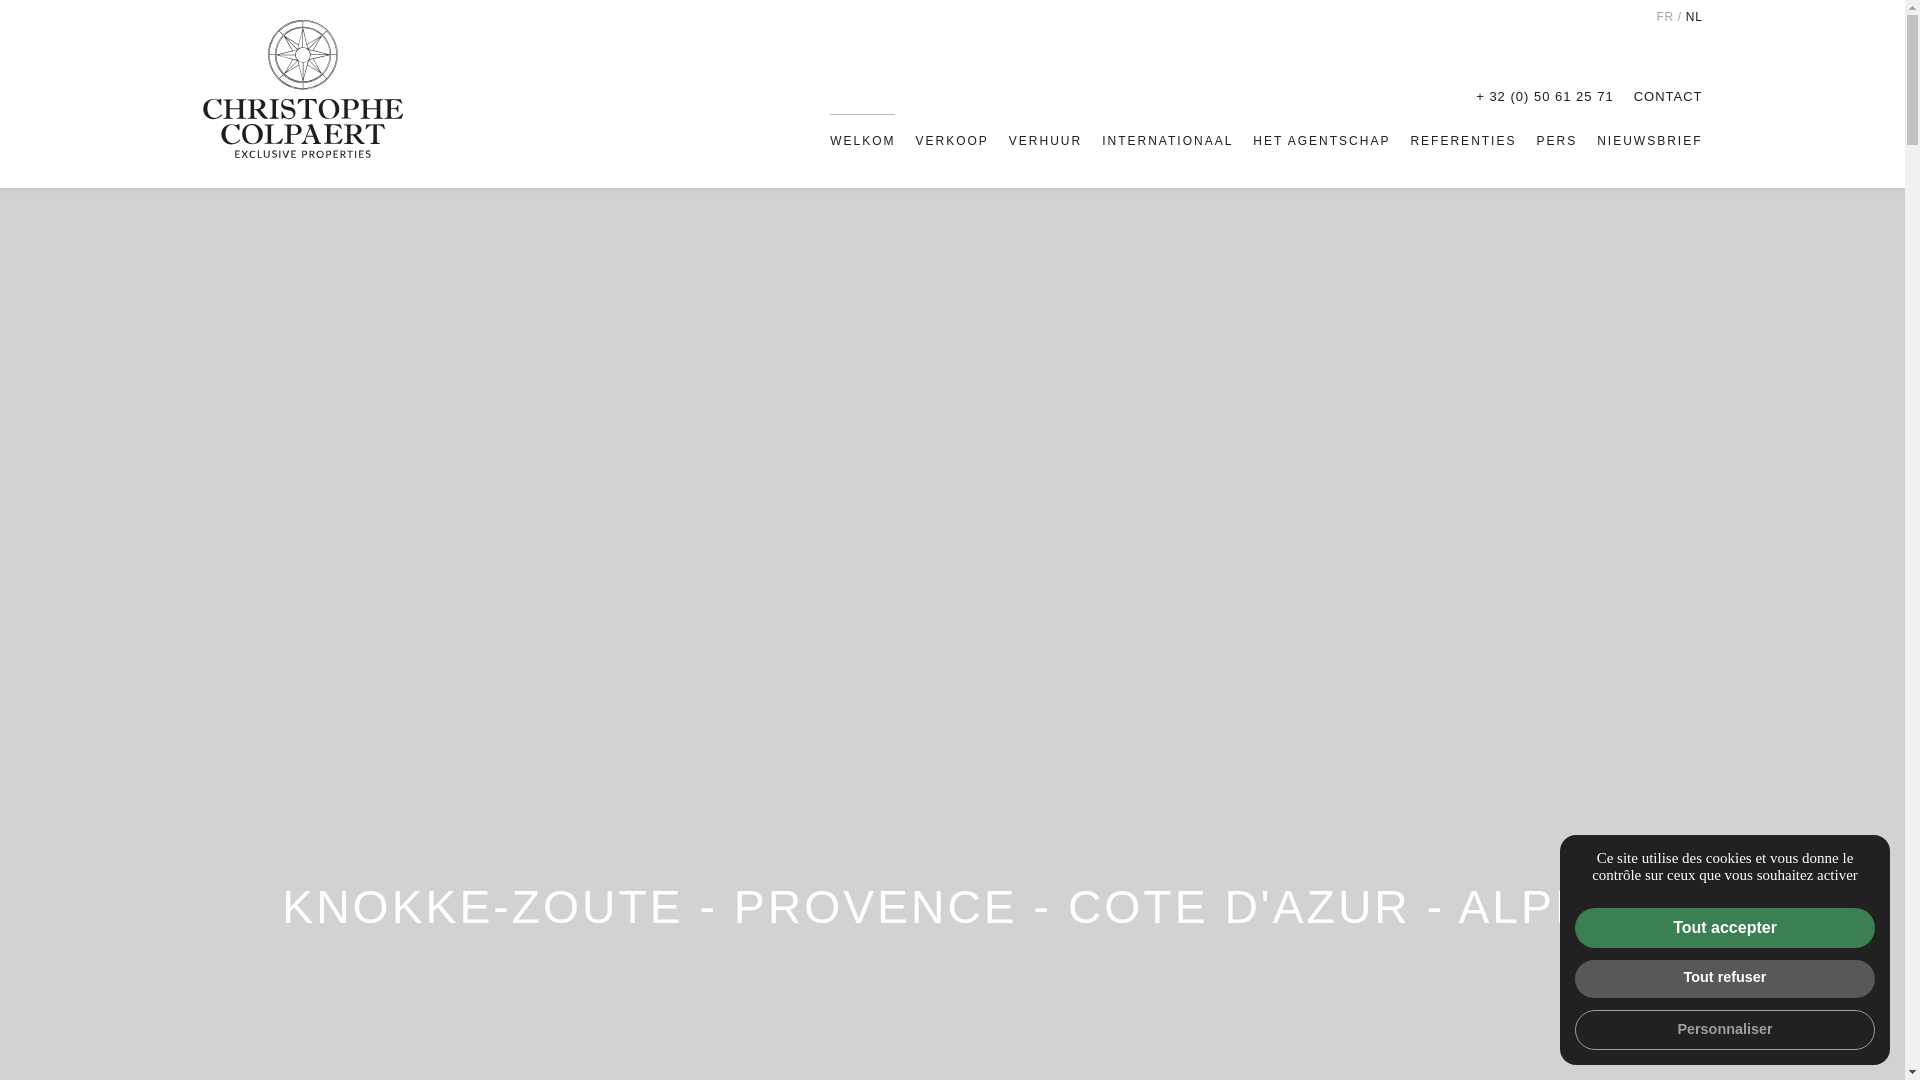 The image size is (1920, 1080). Describe the element at coordinates (1664, 16) in the screenshot. I see `'FR'` at that location.